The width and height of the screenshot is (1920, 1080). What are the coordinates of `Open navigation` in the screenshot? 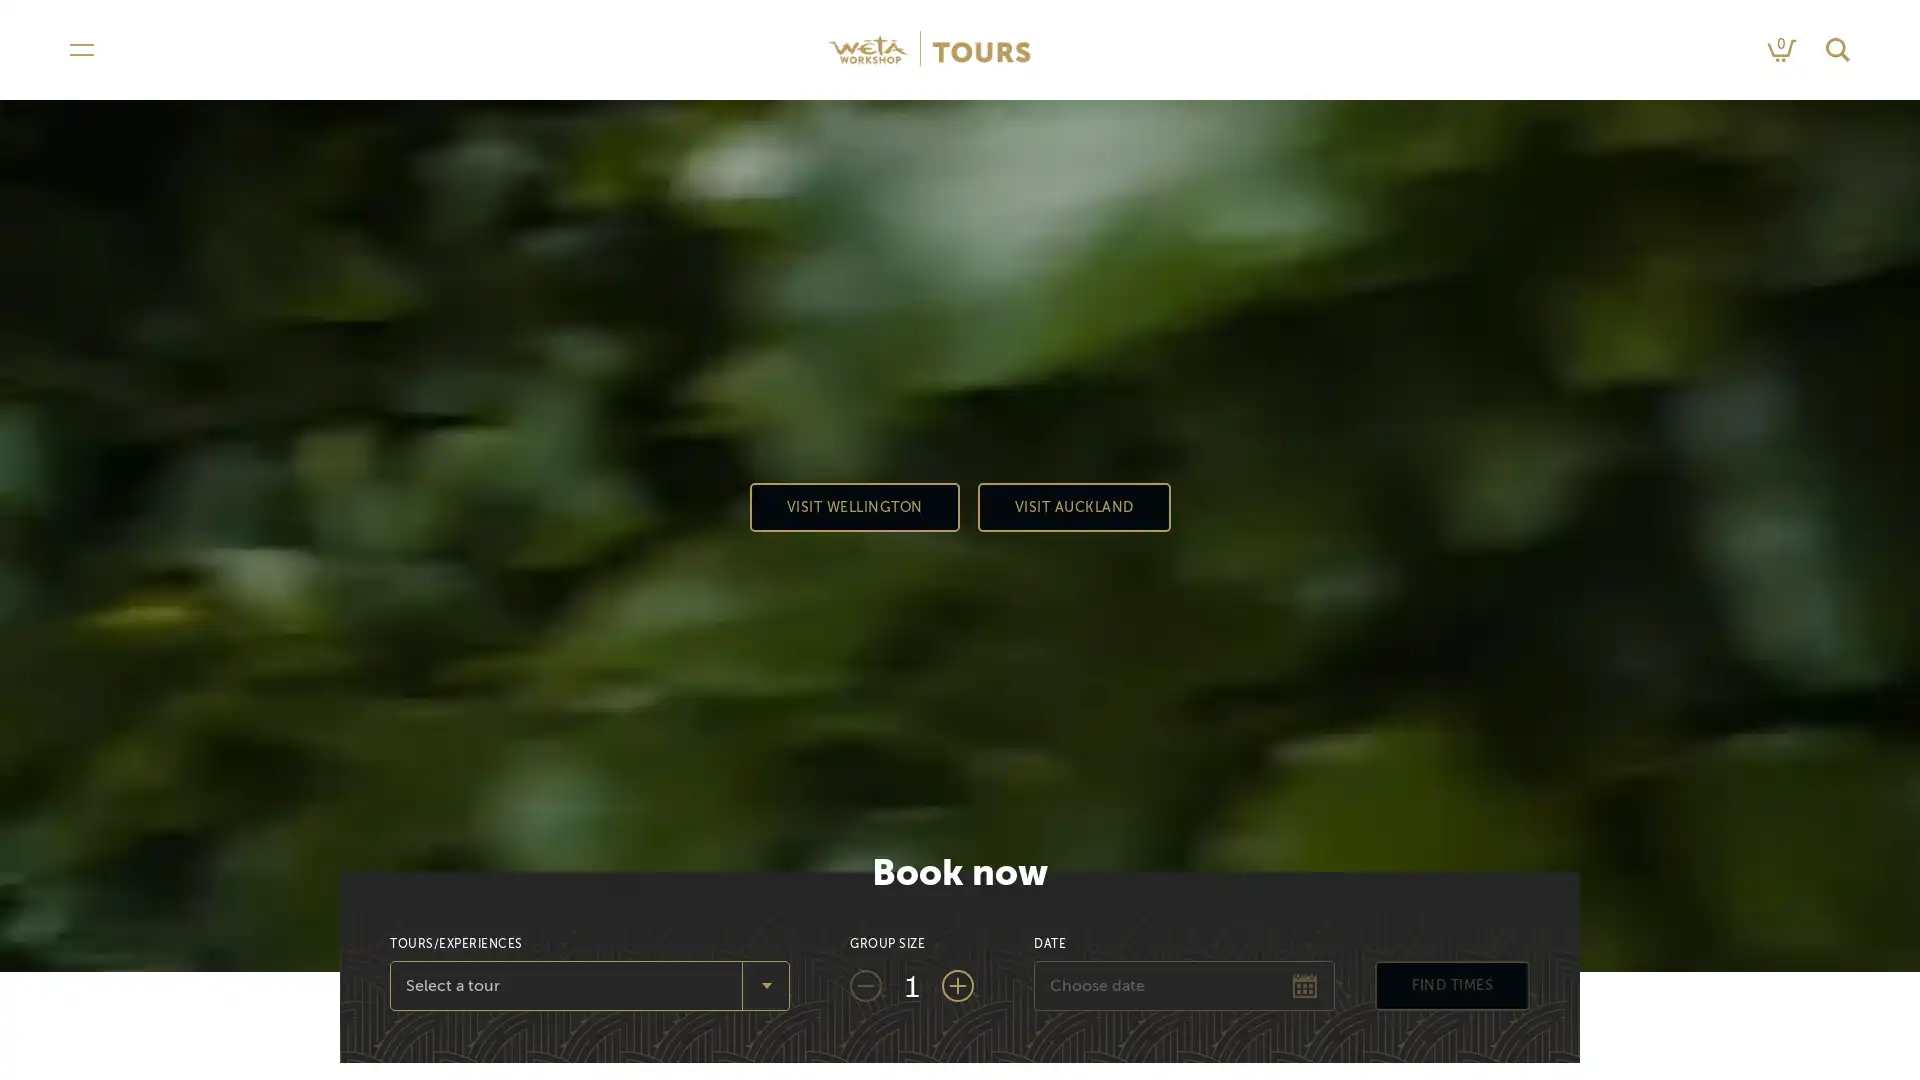 It's located at (80, 49).